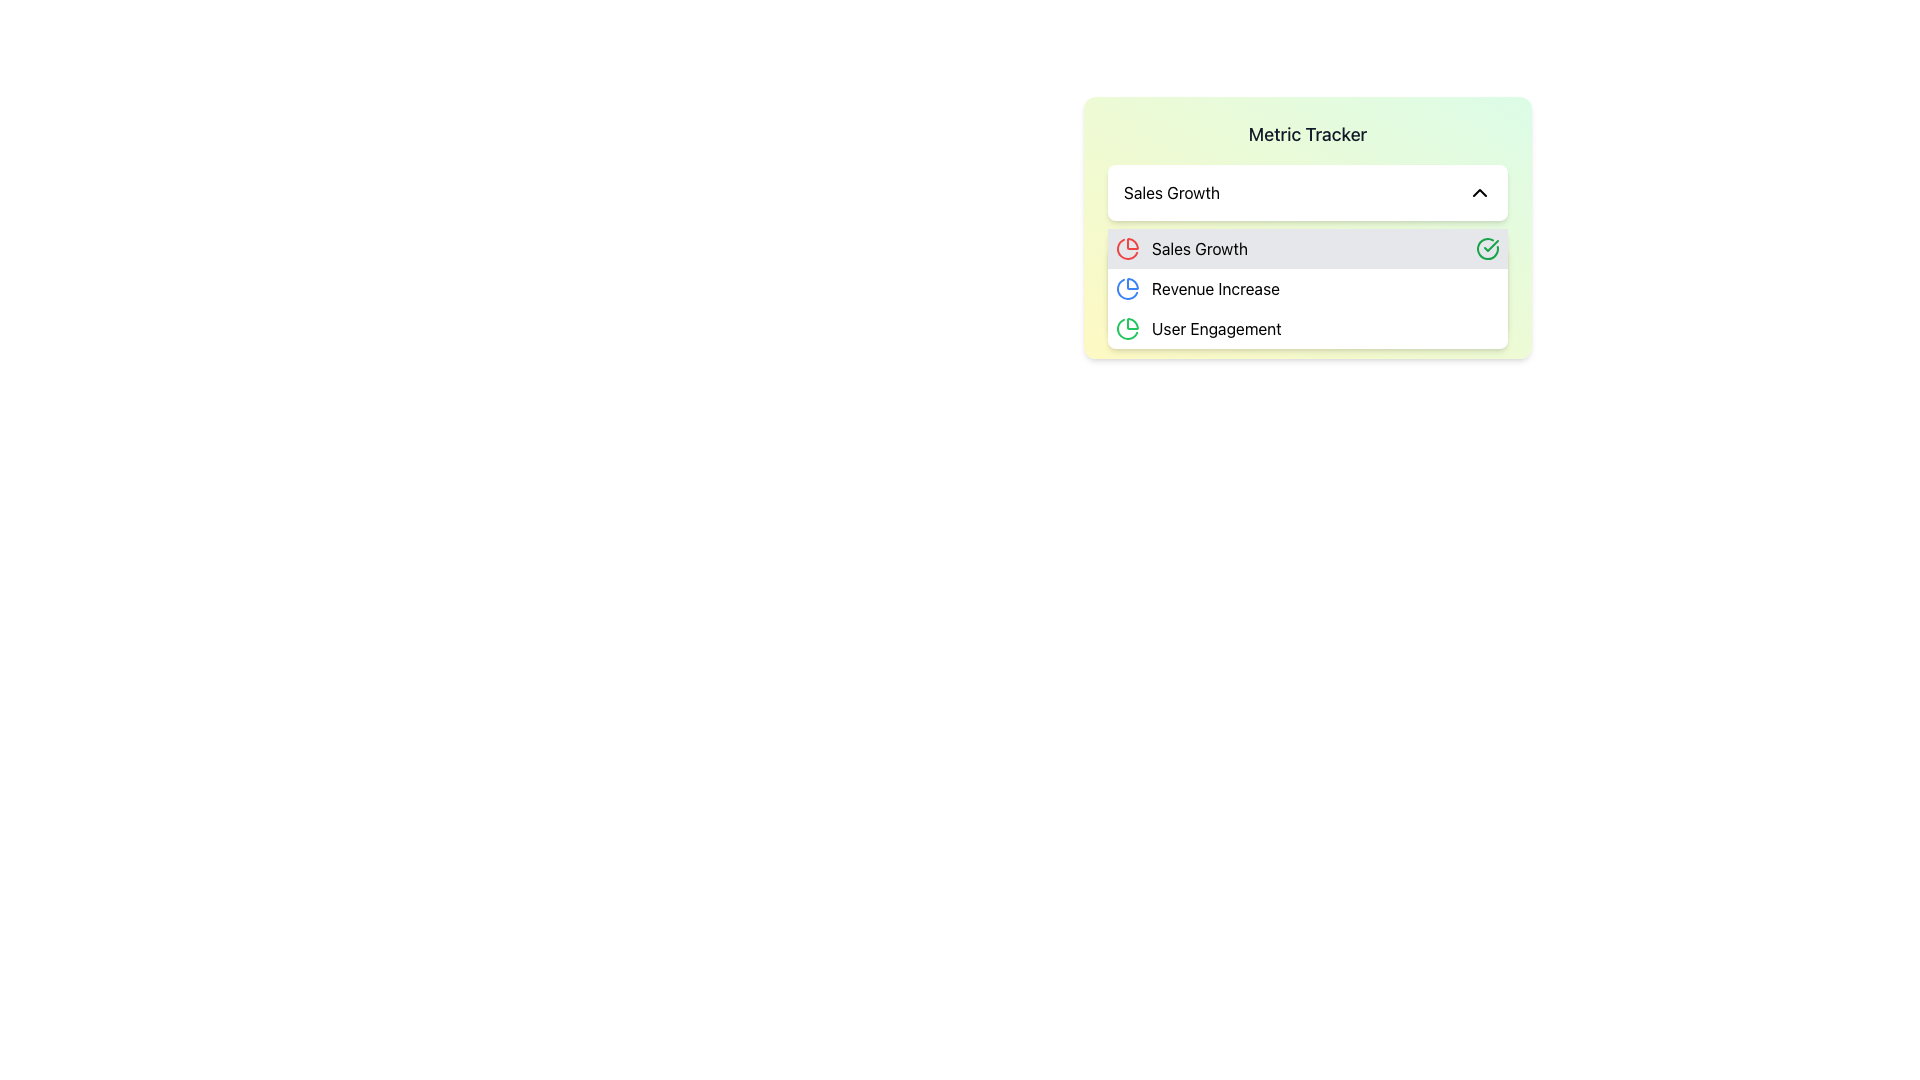 The image size is (1920, 1080). I want to click on the 'Revenue Increase' text label in the dropdown list of the 'Metric Tracker', so click(1214, 289).